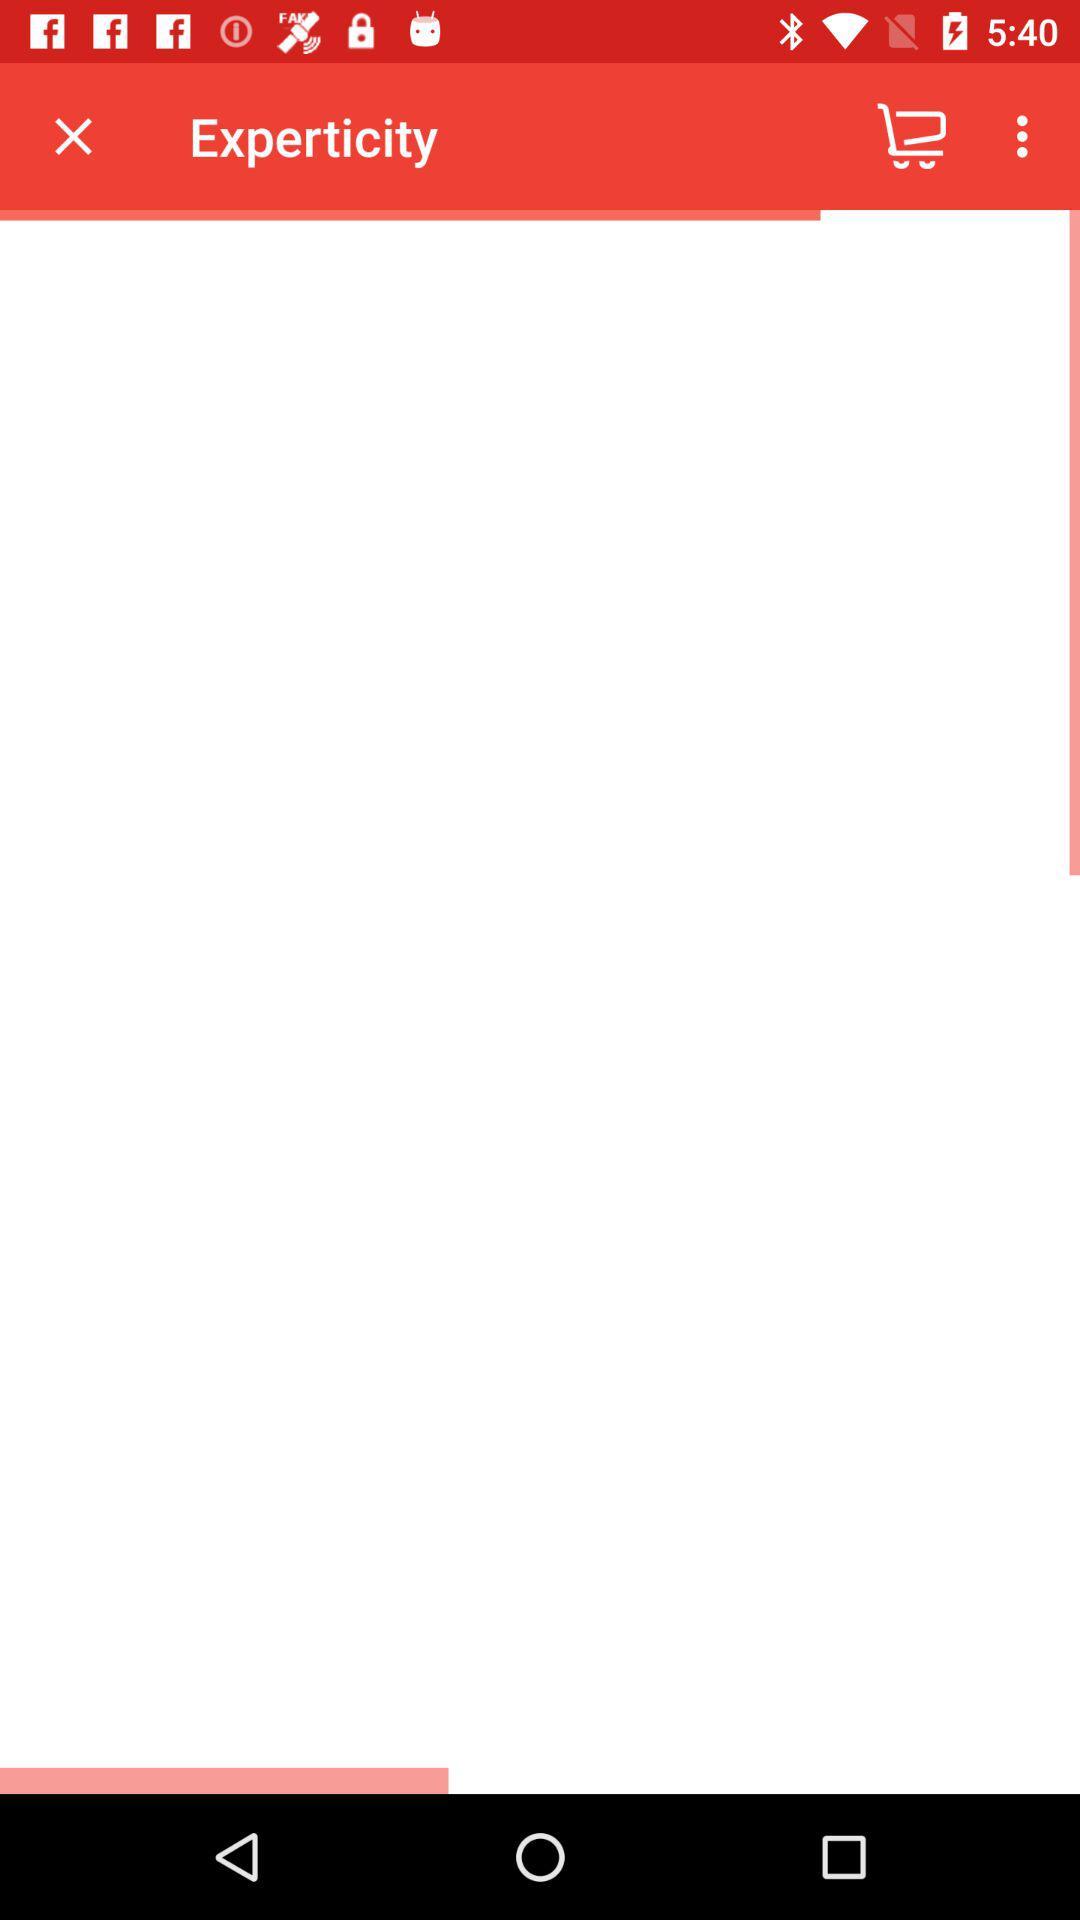 The height and width of the screenshot is (1920, 1080). What do you see at coordinates (72, 135) in the screenshot?
I see `icon next to the experticity icon` at bounding box center [72, 135].